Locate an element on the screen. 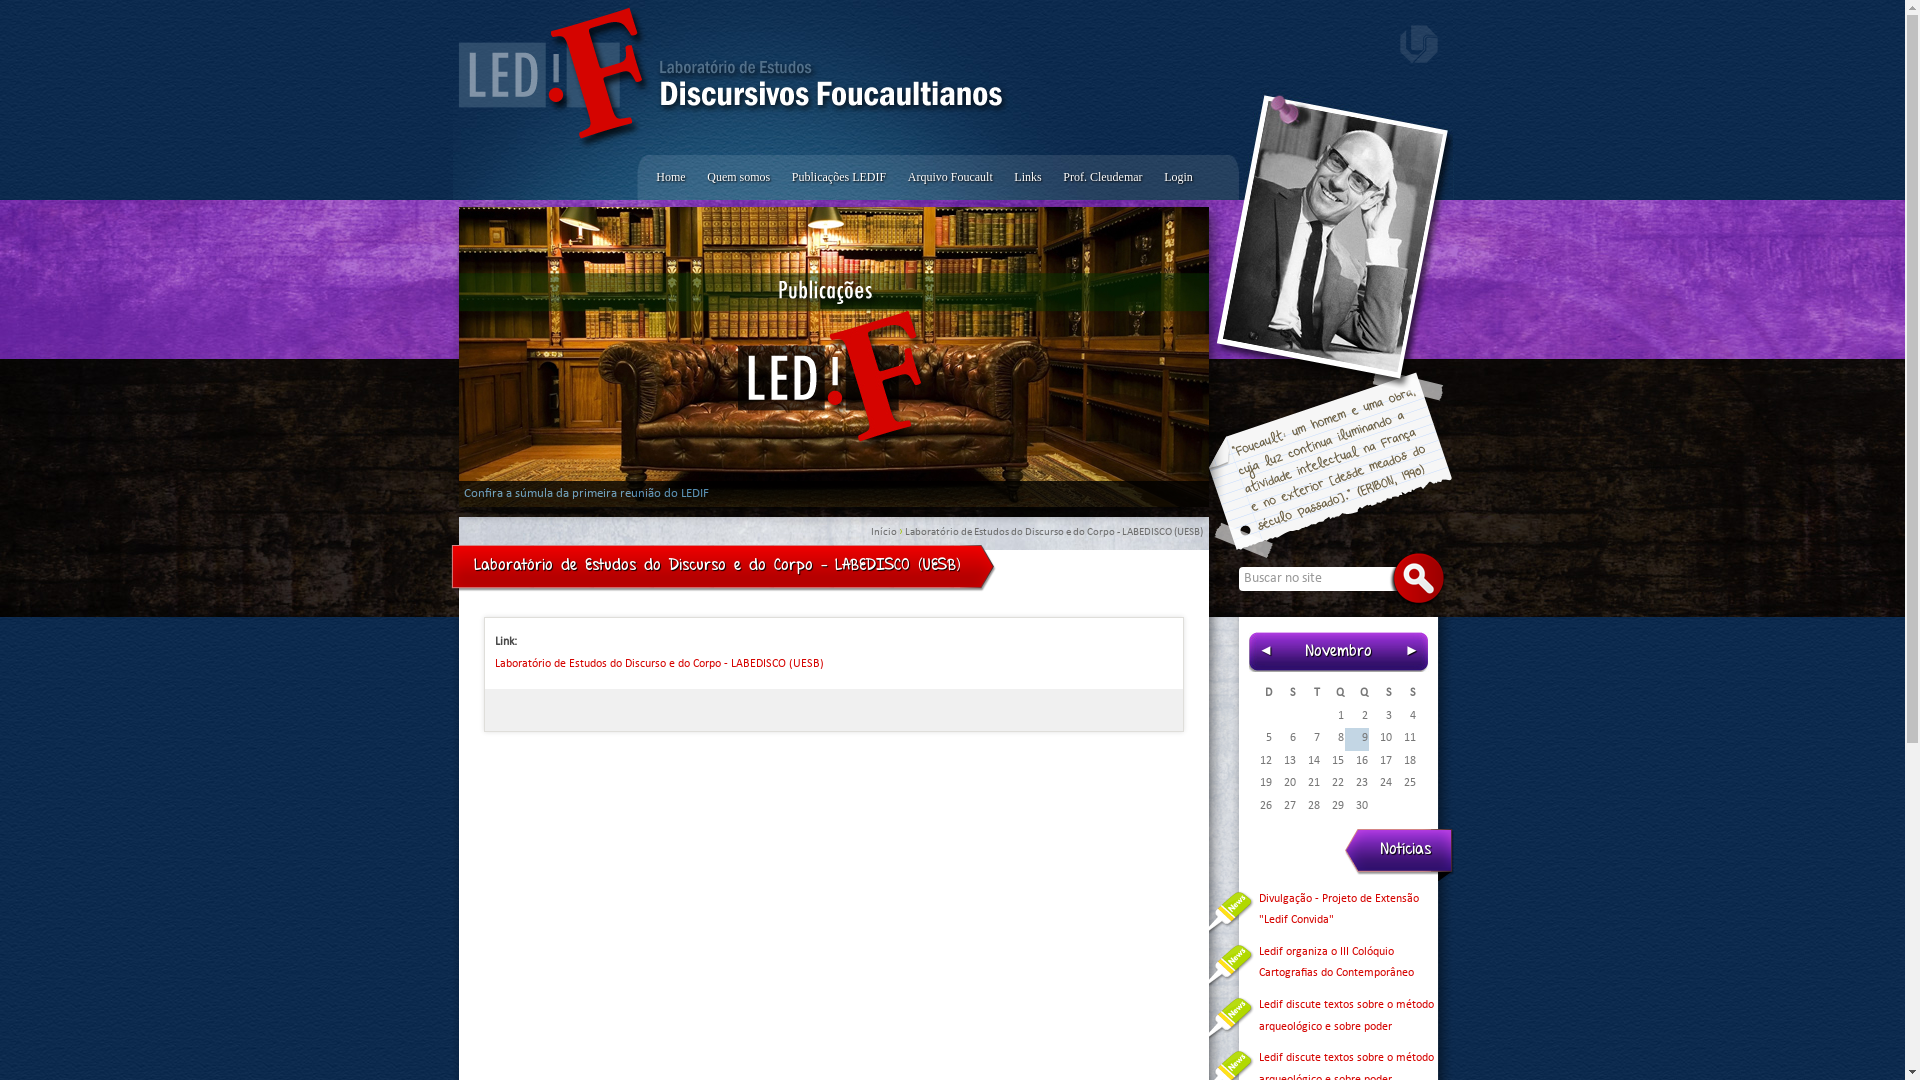 Image resolution: width=1920 pixels, height=1080 pixels. 'Home' is located at coordinates (646, 176).